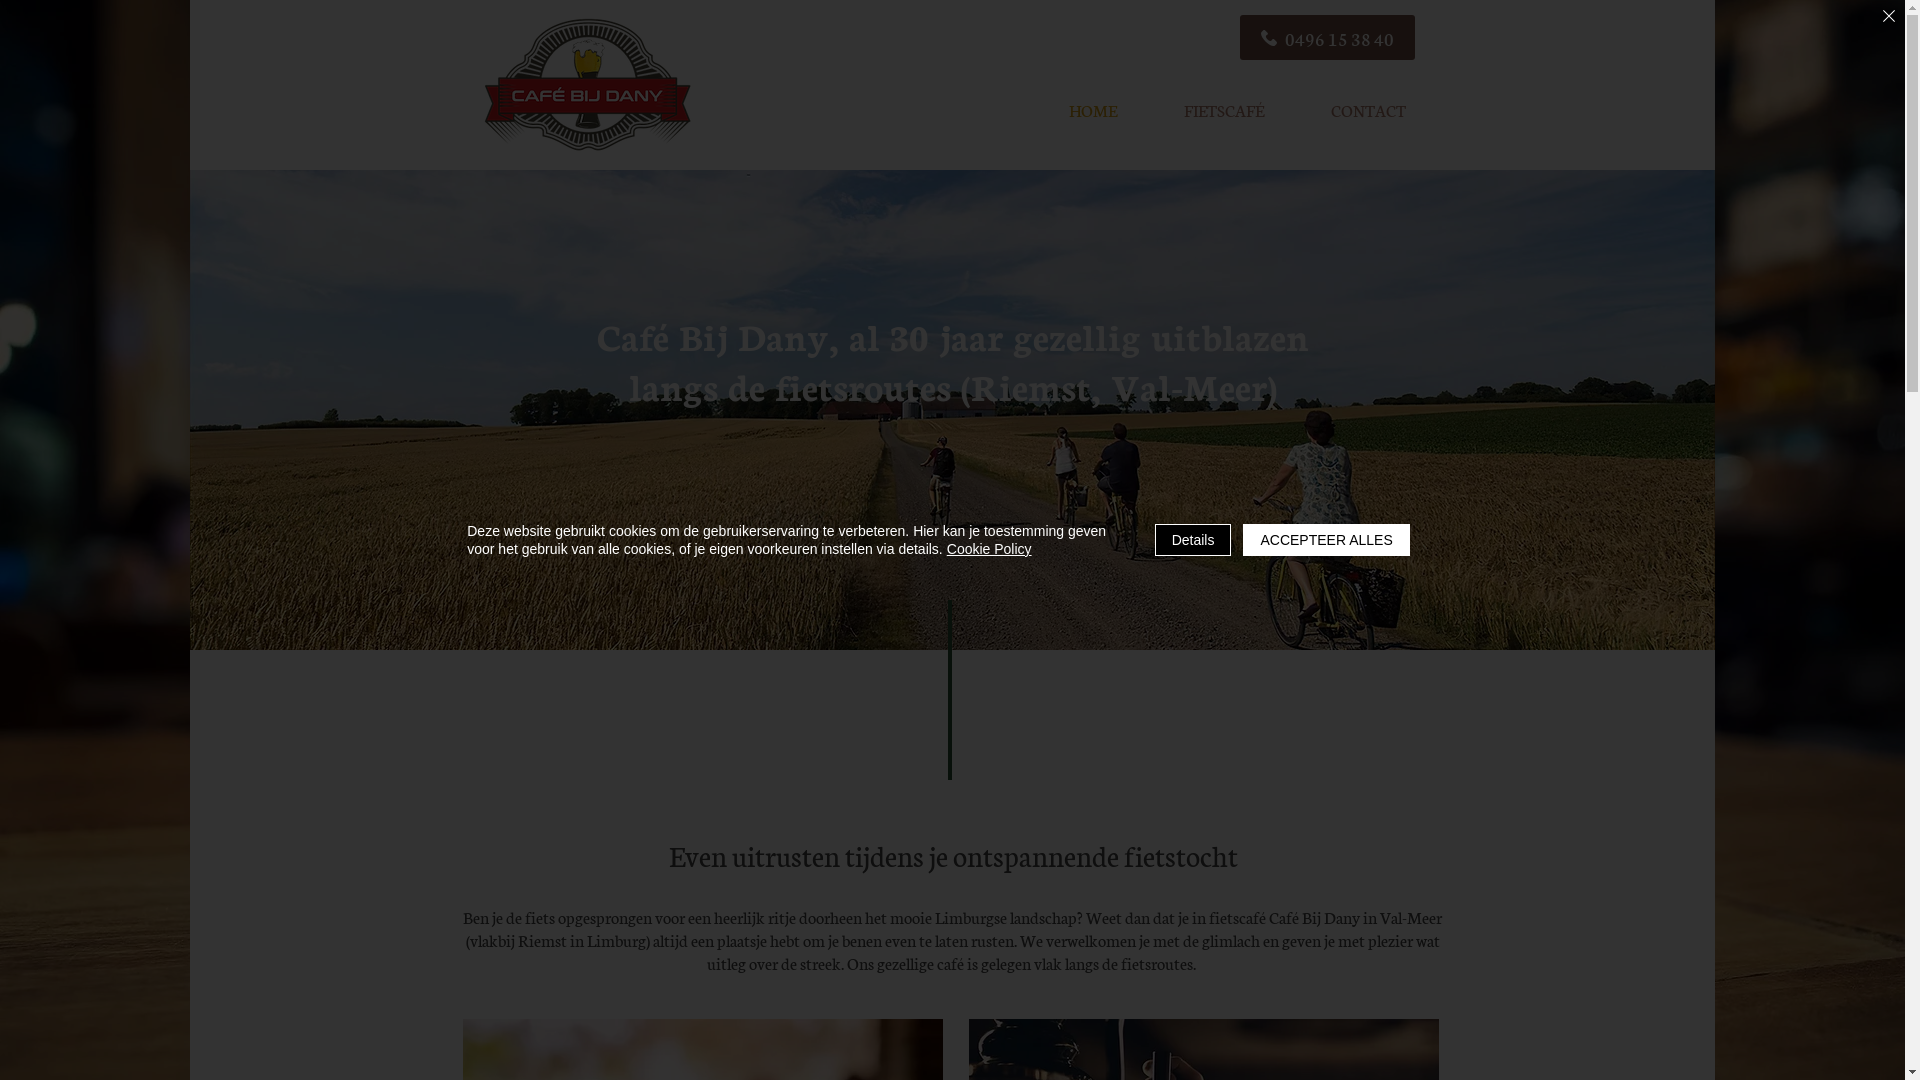  I want to click on 'HOME', so click(1091, 110).